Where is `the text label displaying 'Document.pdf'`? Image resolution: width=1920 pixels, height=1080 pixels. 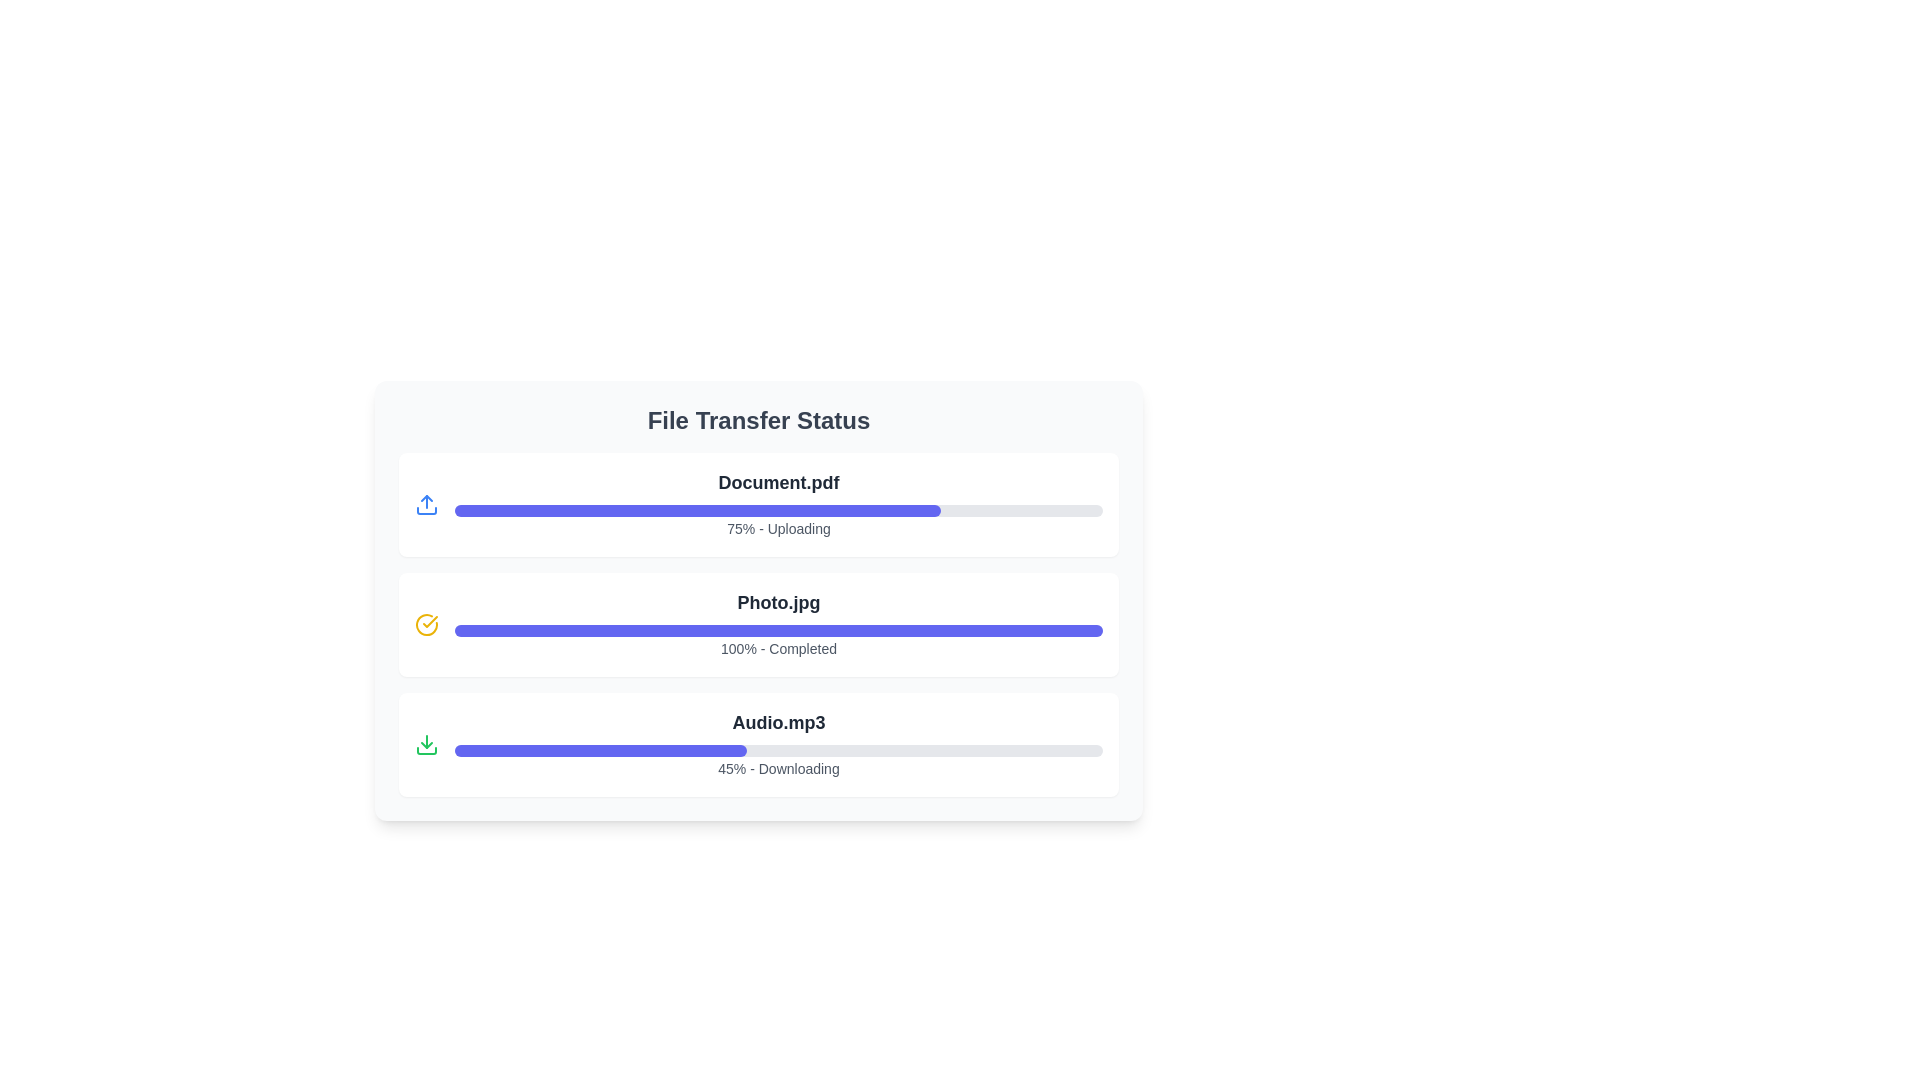 the text label displaying 'Document.pdf' is located at coordinates (777, 482).